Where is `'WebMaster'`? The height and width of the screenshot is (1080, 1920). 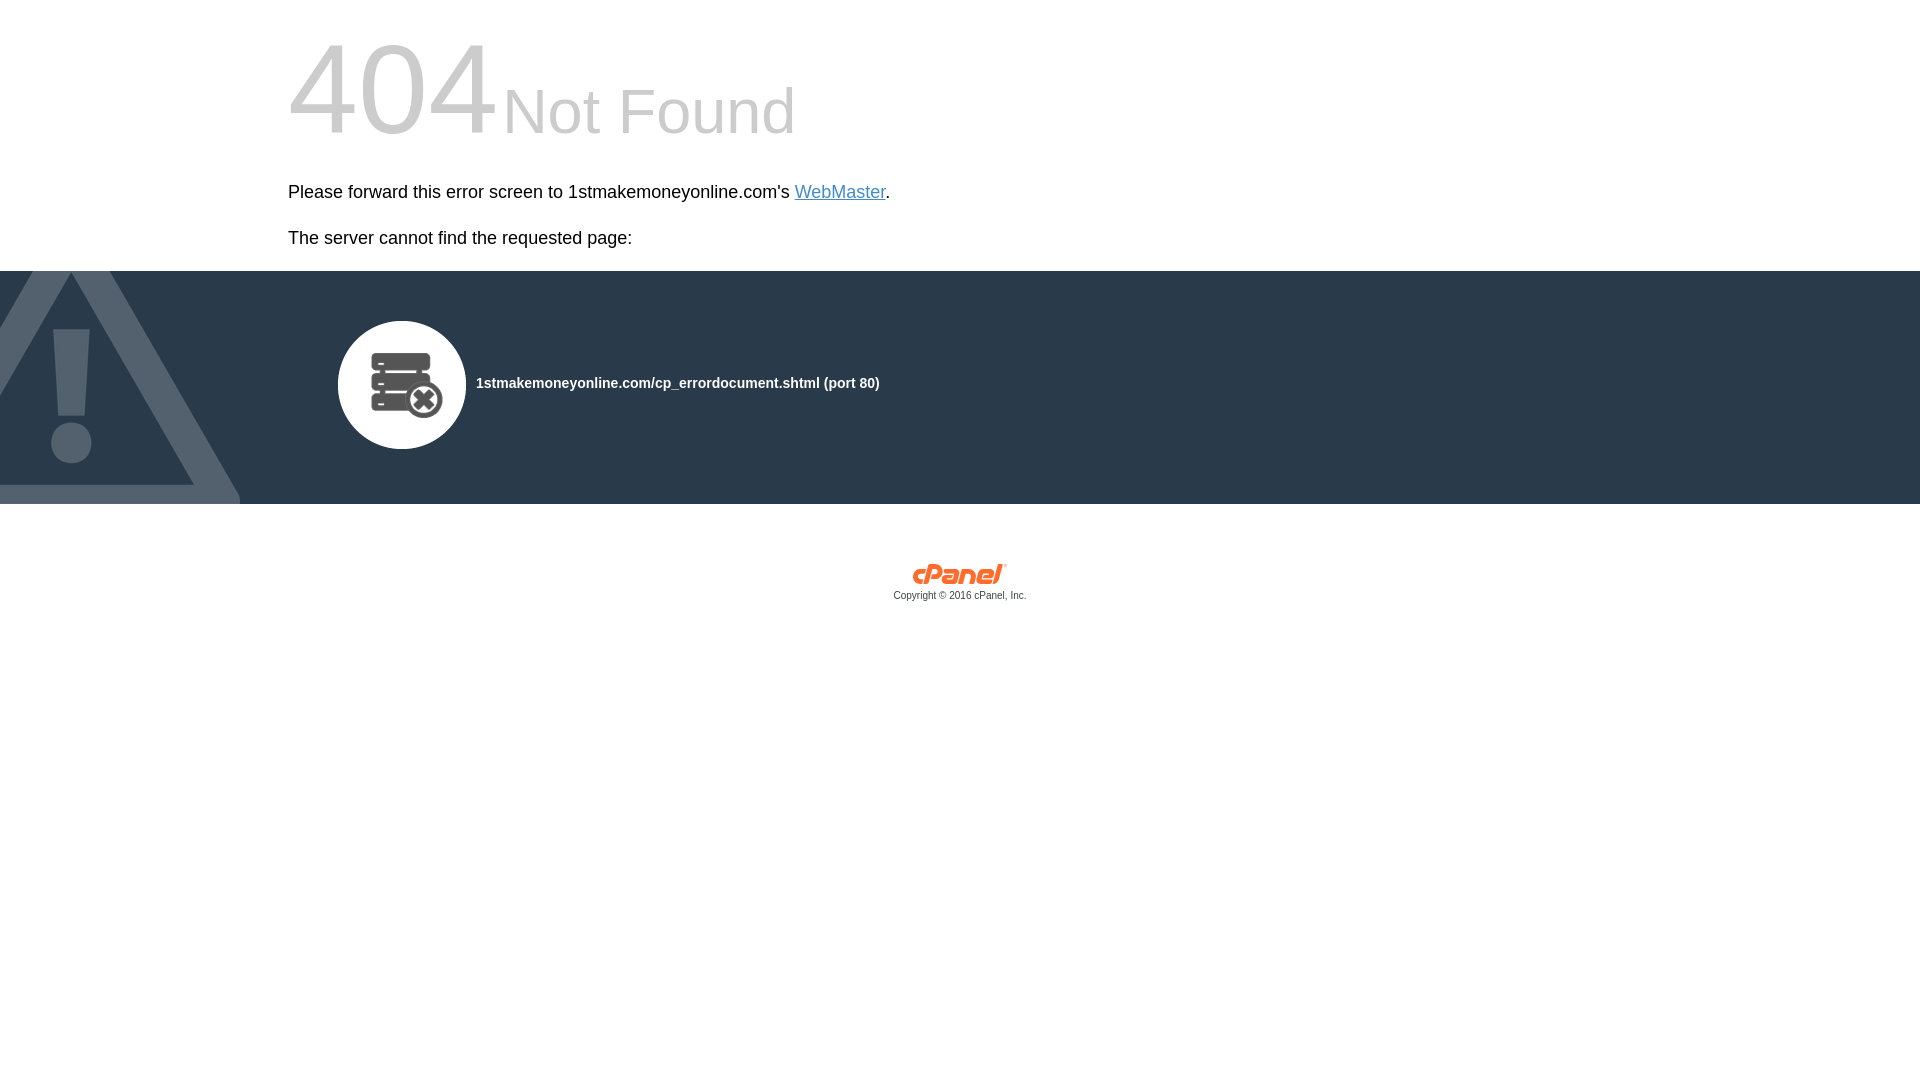
'WebMaster' is located at coordinates (840, 192).